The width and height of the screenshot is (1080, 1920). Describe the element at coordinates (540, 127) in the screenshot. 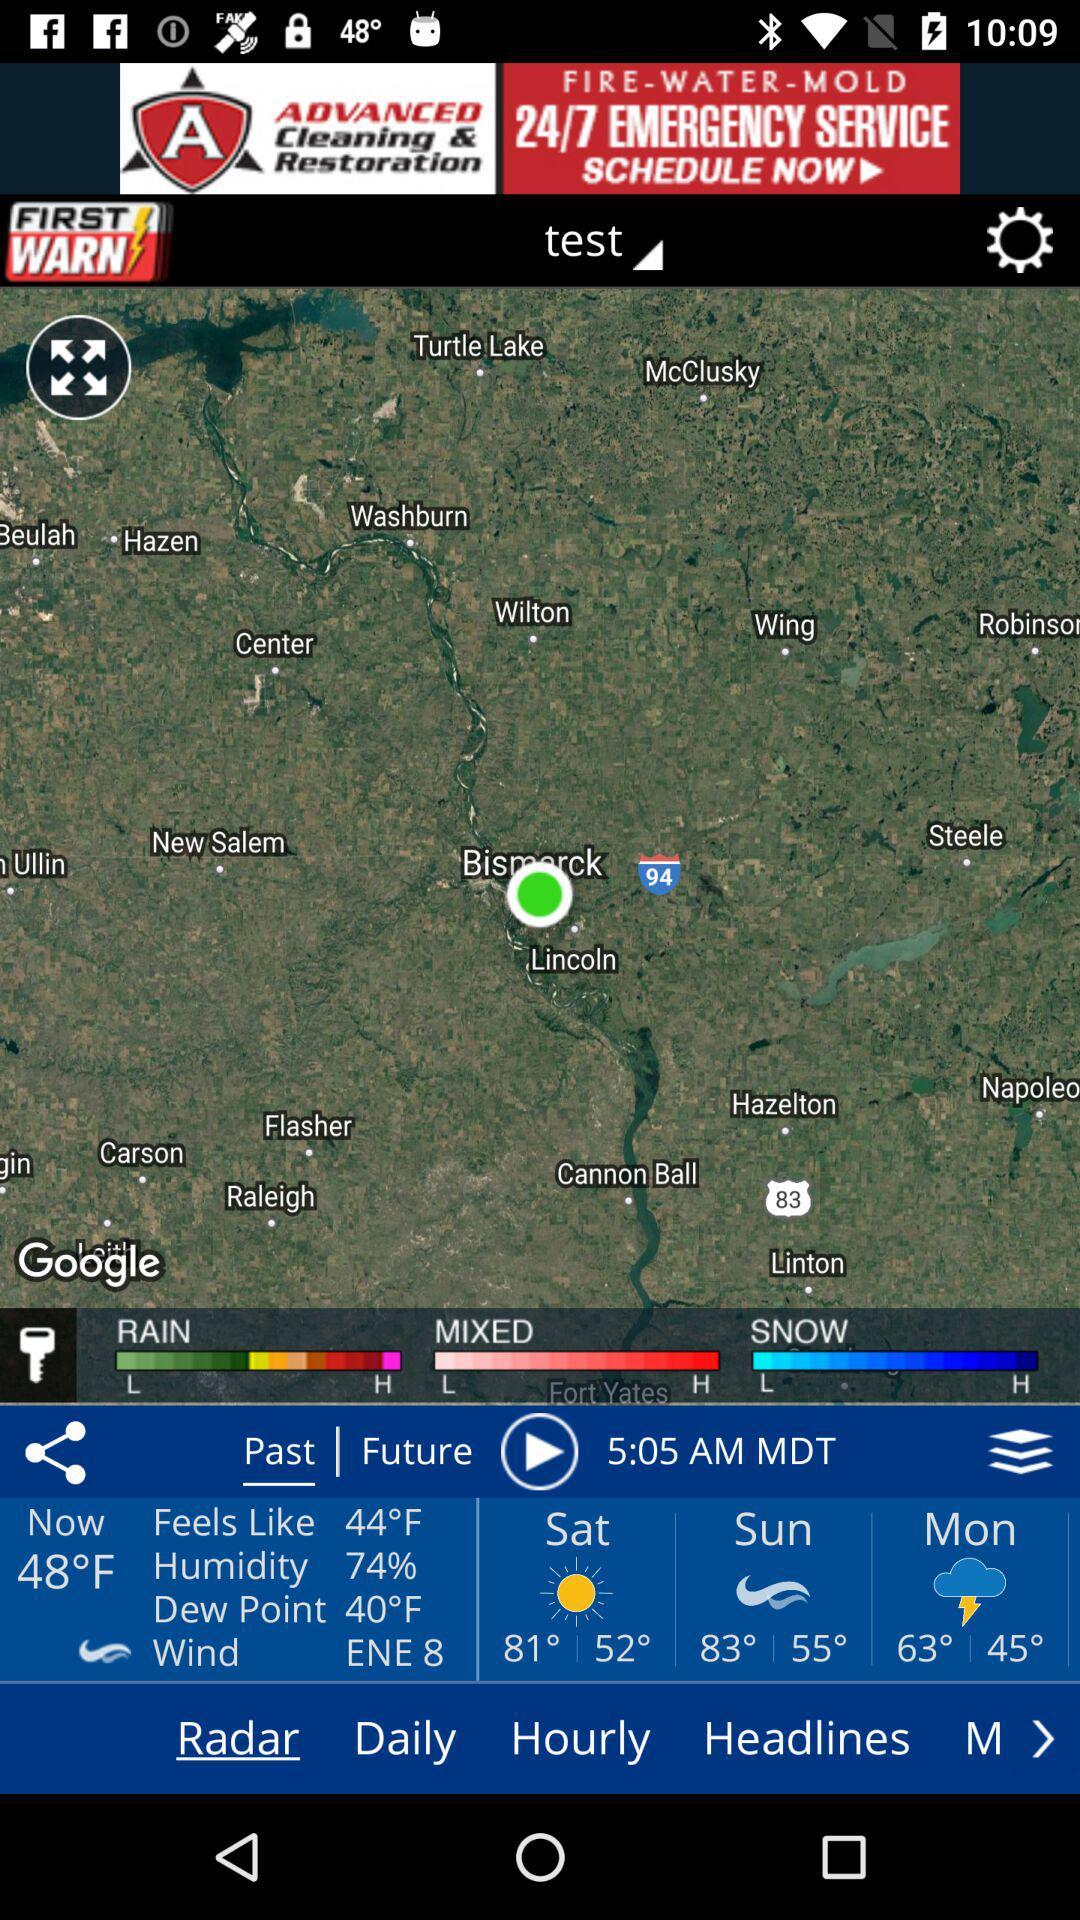

I see `advertisement` at that location.